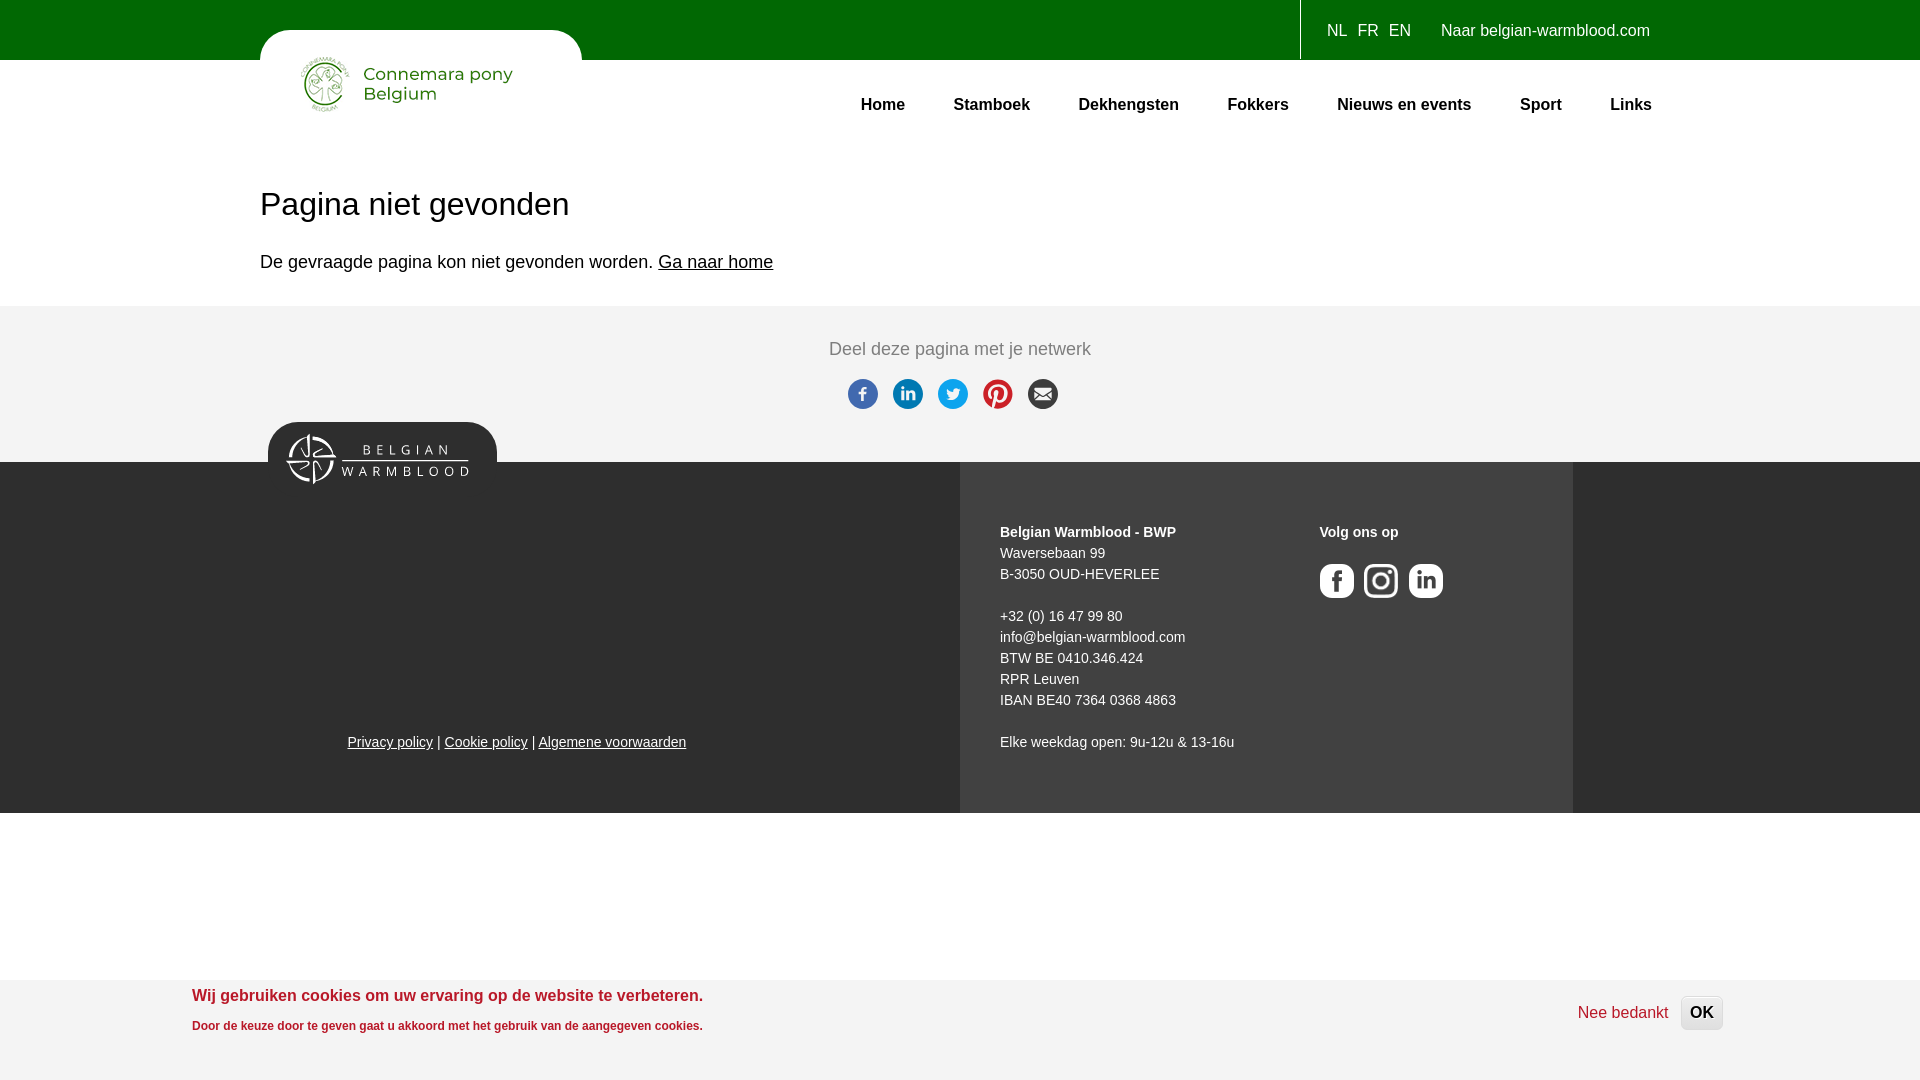  What do you see at coordinates (992, 104) in the screenshot?
I see `'Stamboek'` at bounding box center [992, 104].